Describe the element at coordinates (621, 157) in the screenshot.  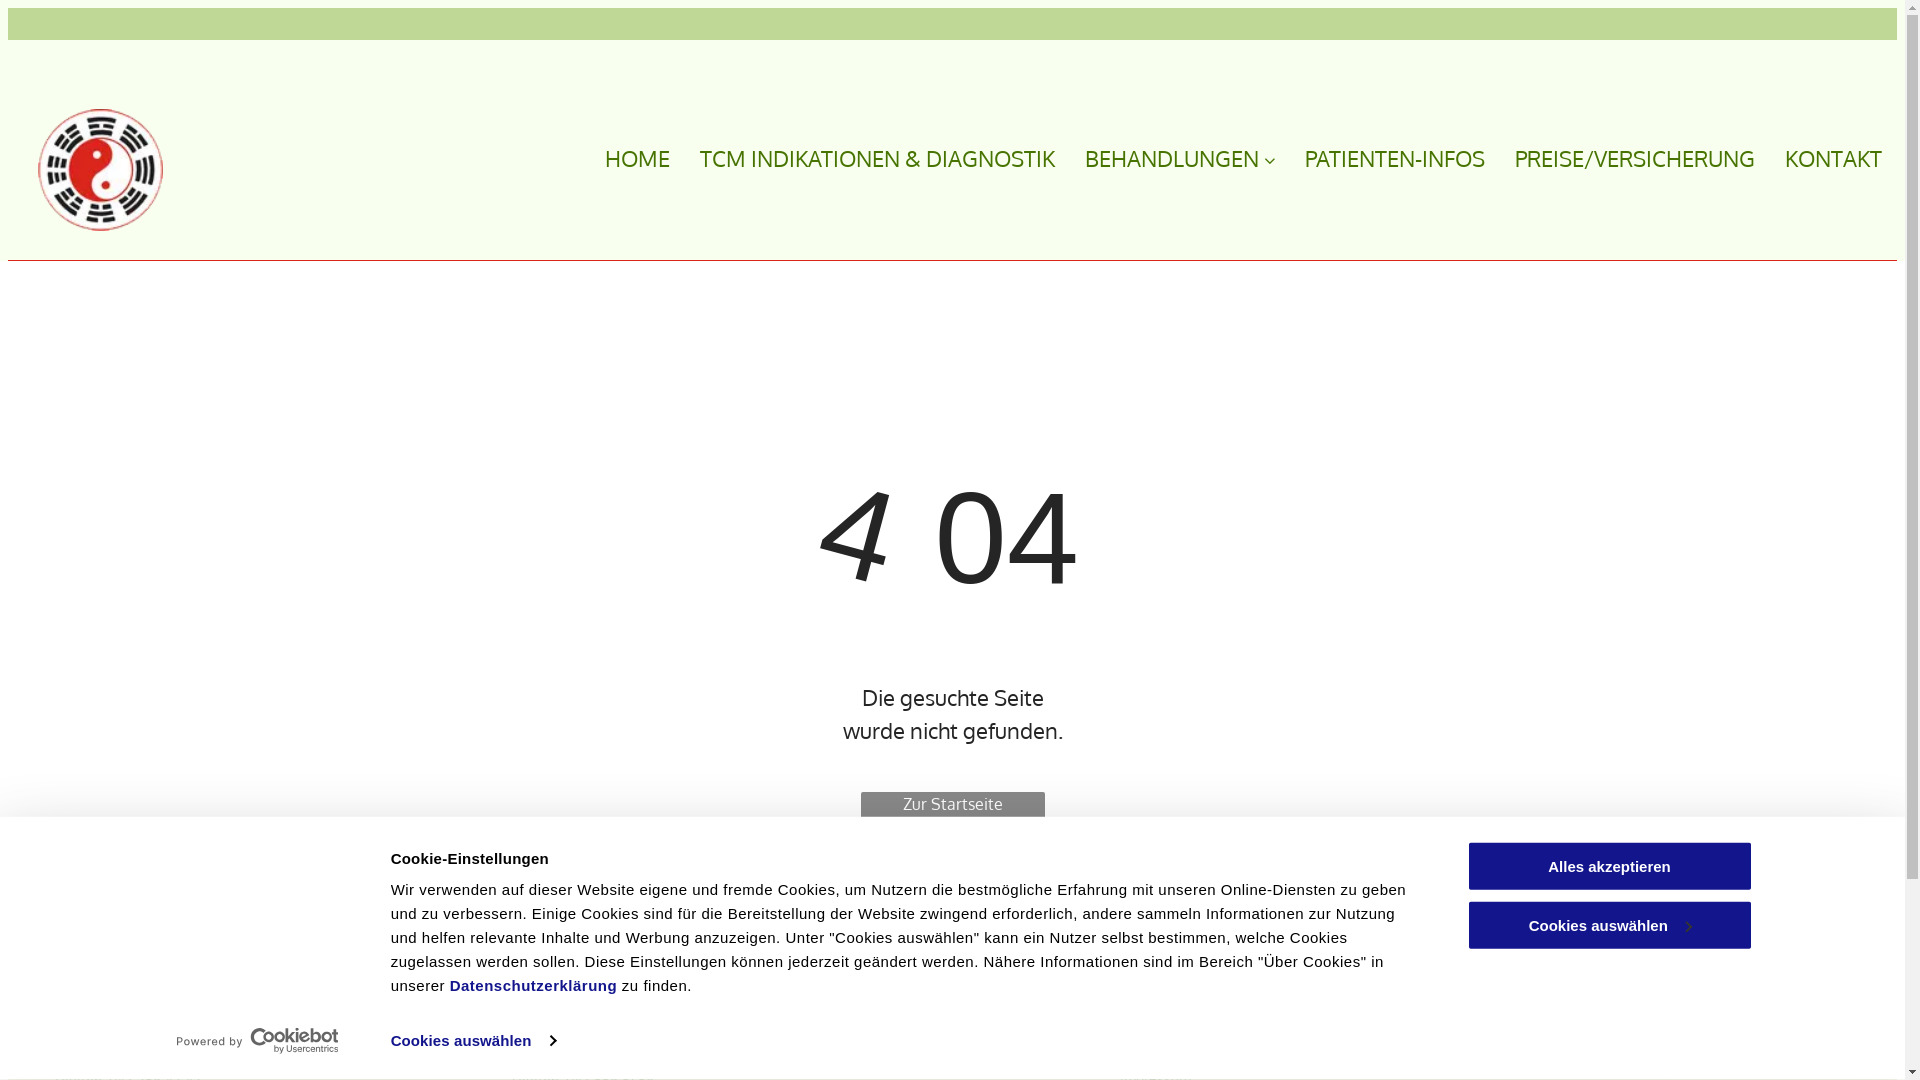
I see `'HOME'` at that location.